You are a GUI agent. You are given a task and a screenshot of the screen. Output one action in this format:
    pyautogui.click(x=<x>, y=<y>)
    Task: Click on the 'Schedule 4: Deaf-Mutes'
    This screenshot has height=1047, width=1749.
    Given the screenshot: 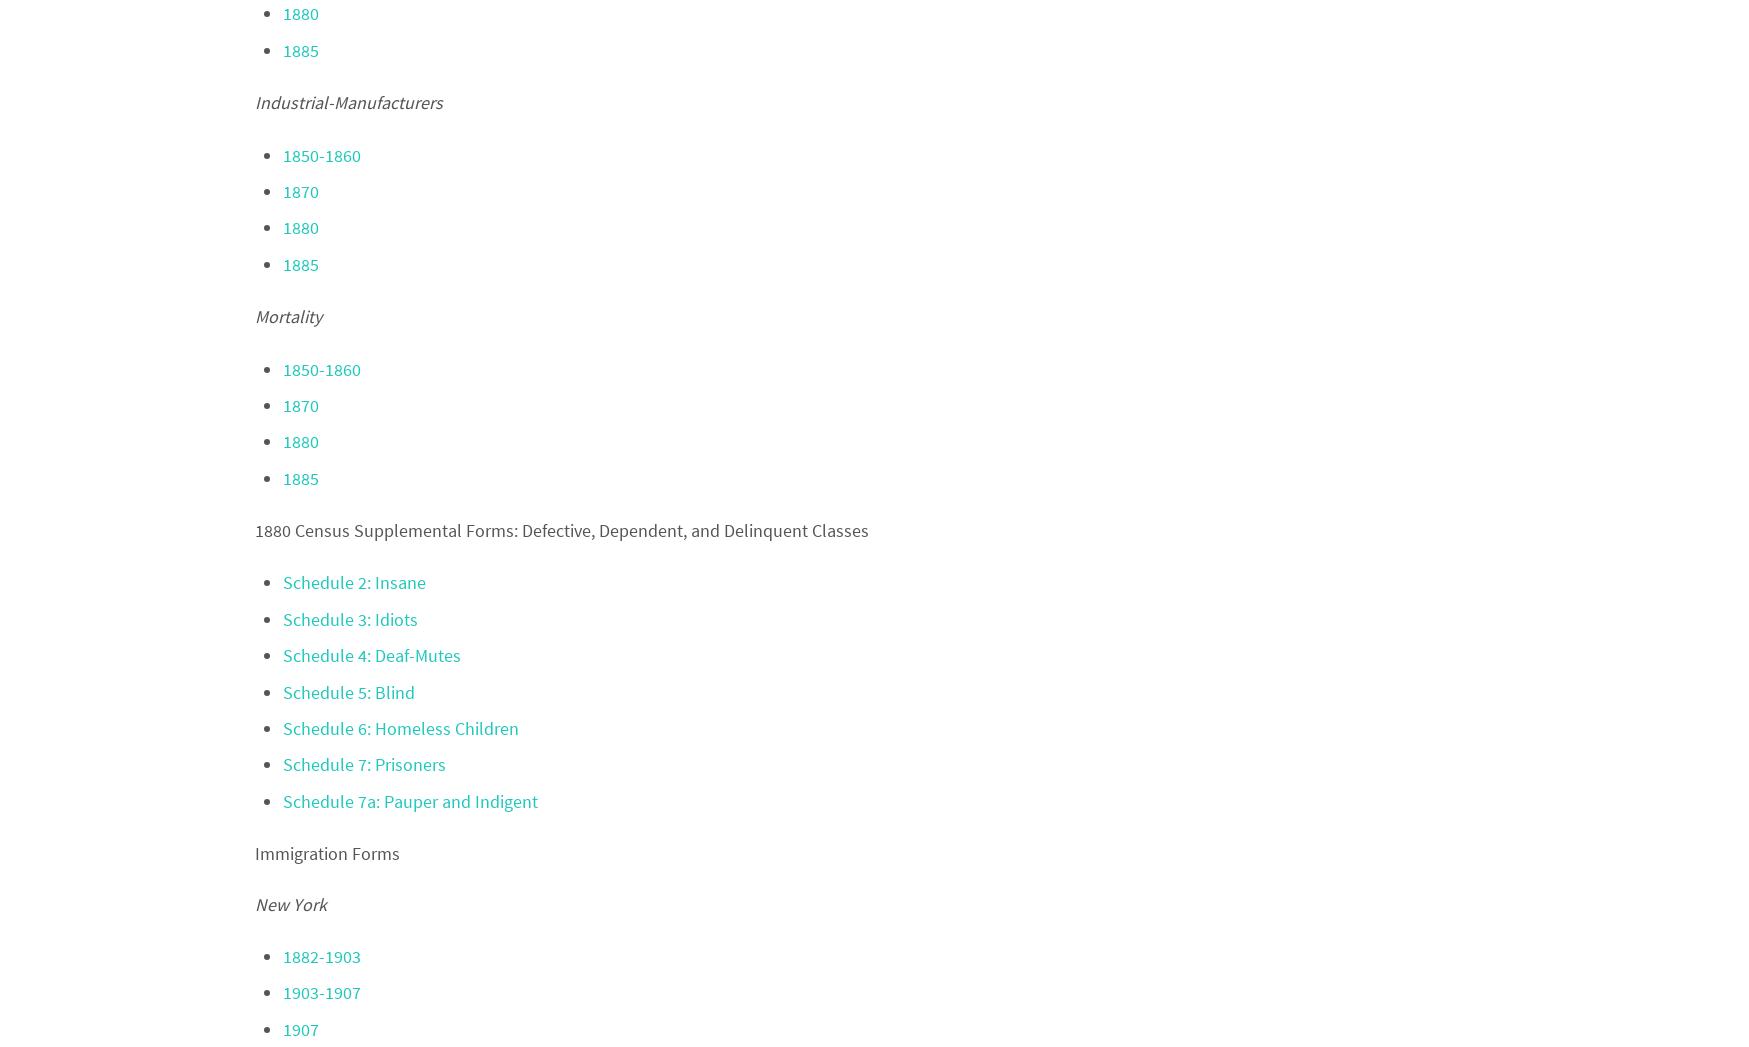 What is the action you would take?
    pyautogui.click(x=372, y=655)
    